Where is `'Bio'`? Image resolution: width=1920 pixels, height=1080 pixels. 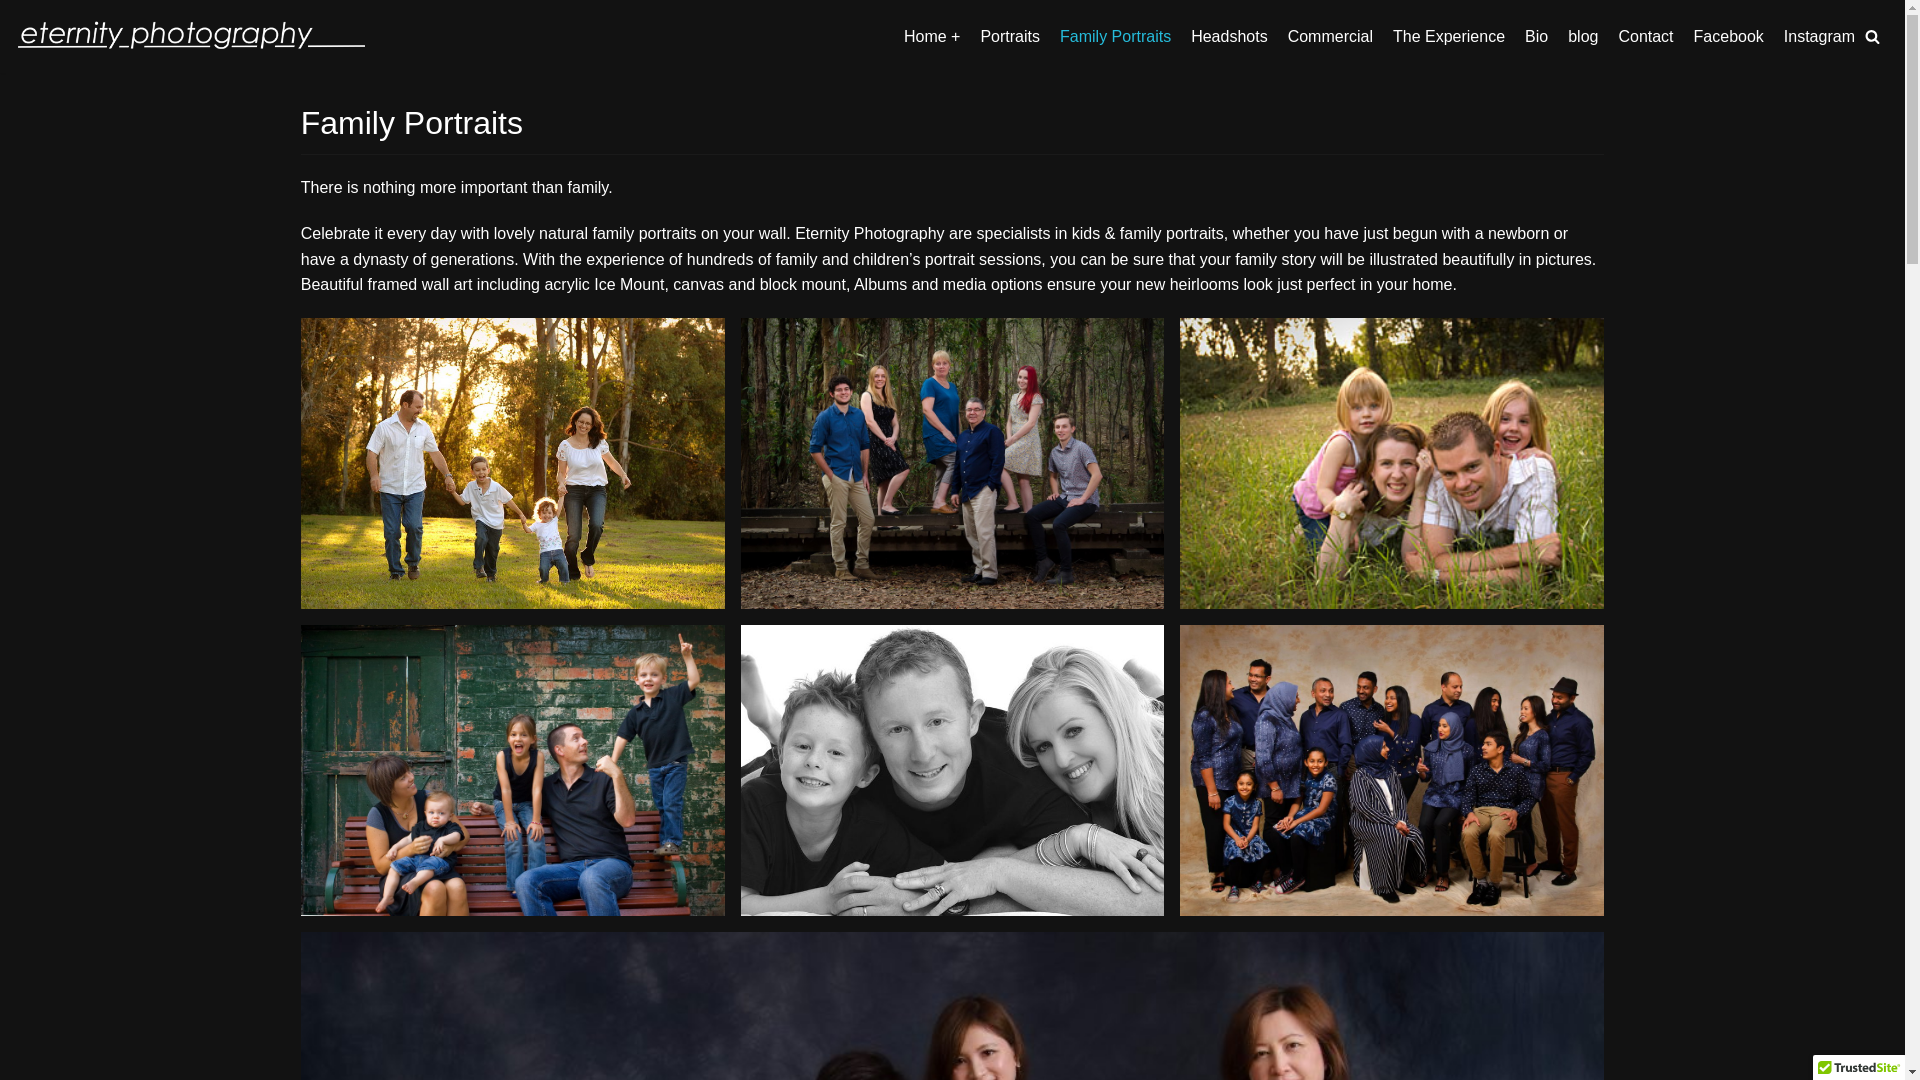 'Bio' is located at coordinates (1535, 37).